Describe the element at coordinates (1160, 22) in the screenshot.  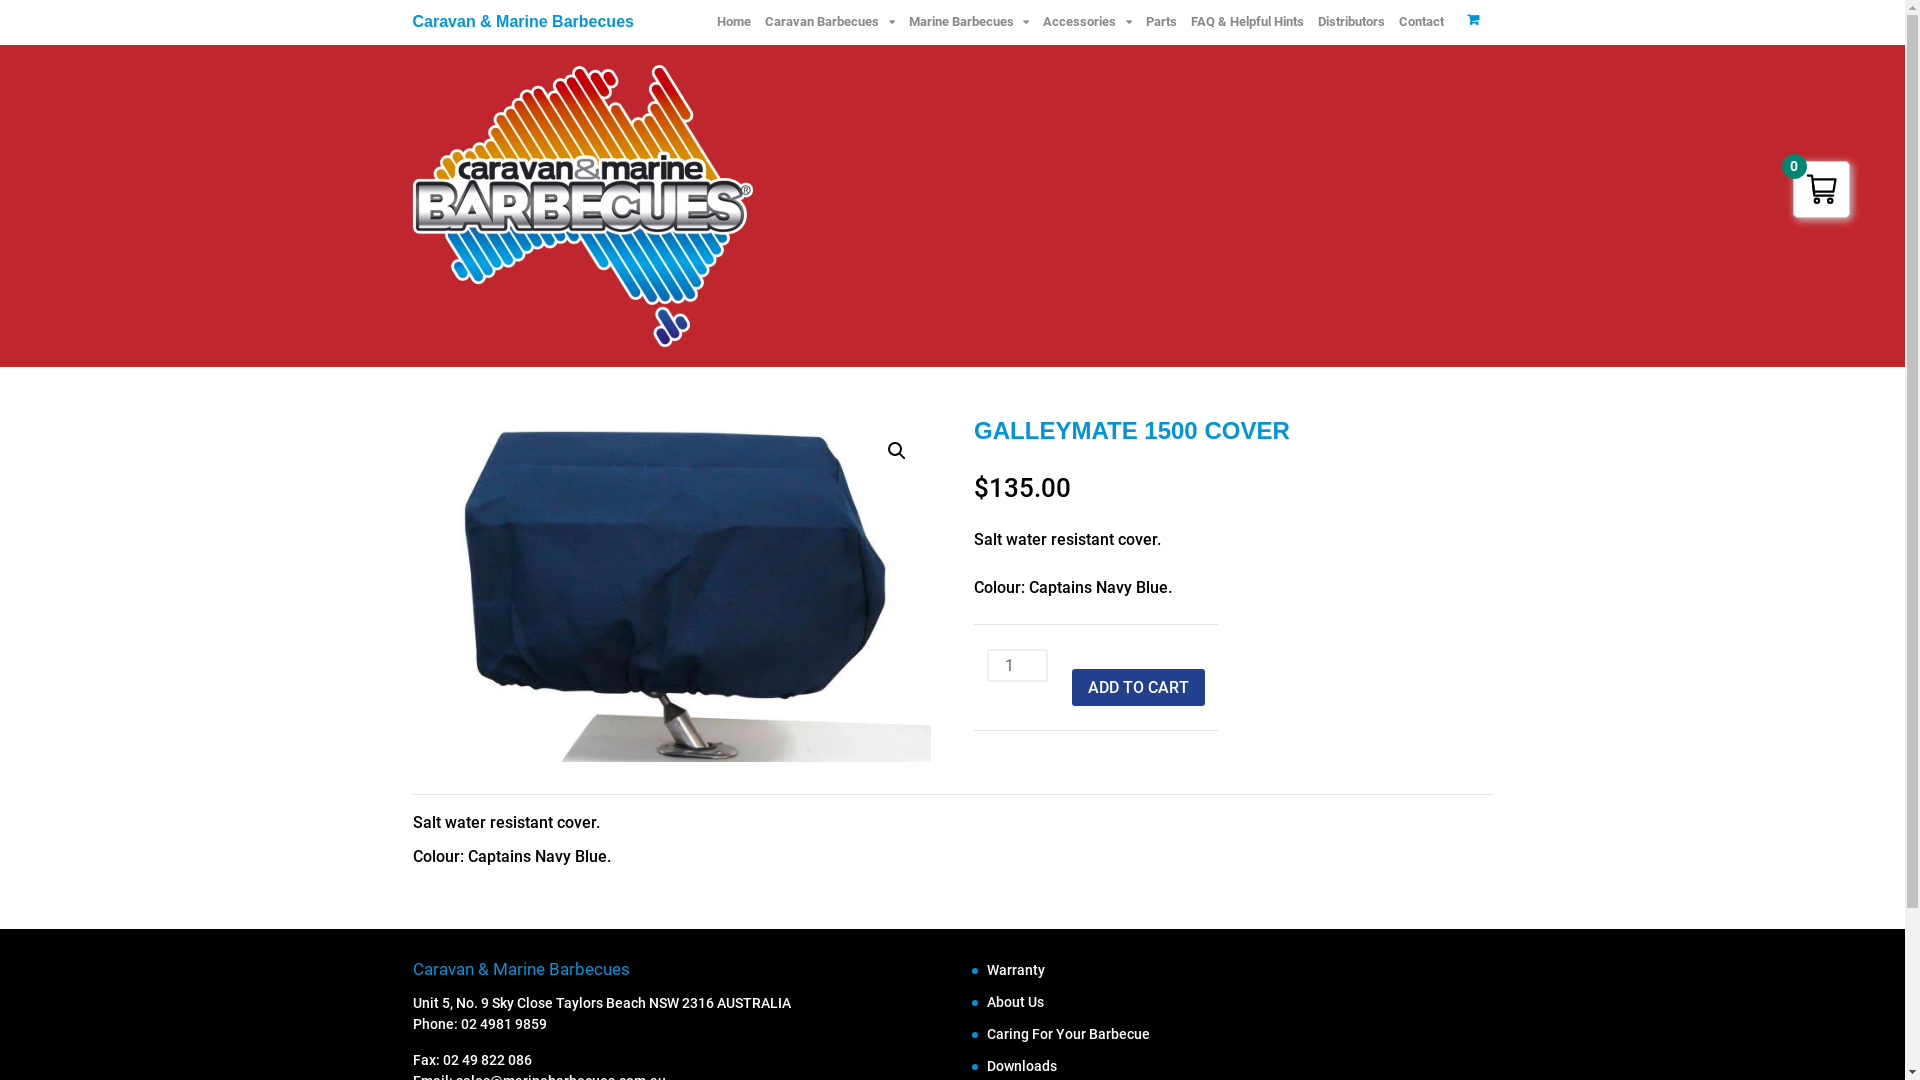
I see `'Parts'` at that location.